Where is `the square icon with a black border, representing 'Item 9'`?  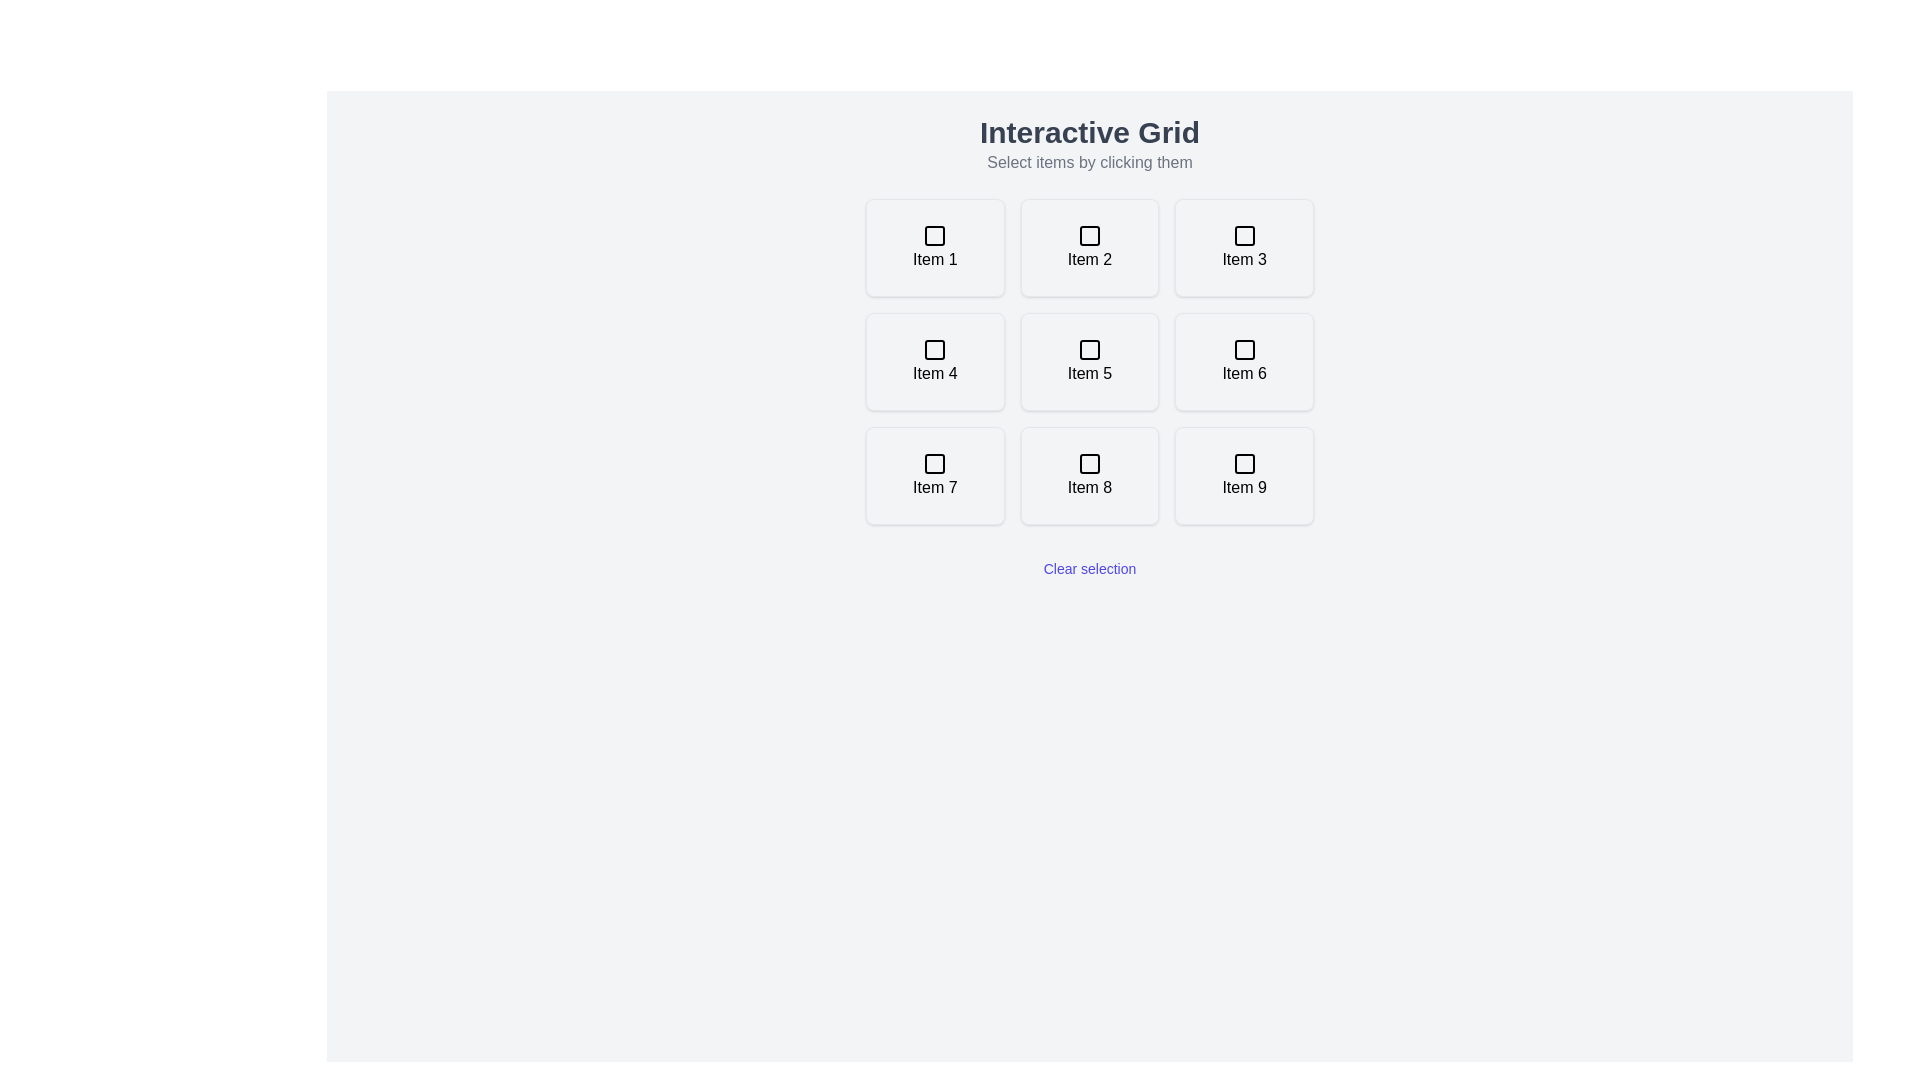
the square icon with a black border, representing 'Item 9' is located at coordinates (1243, 463).